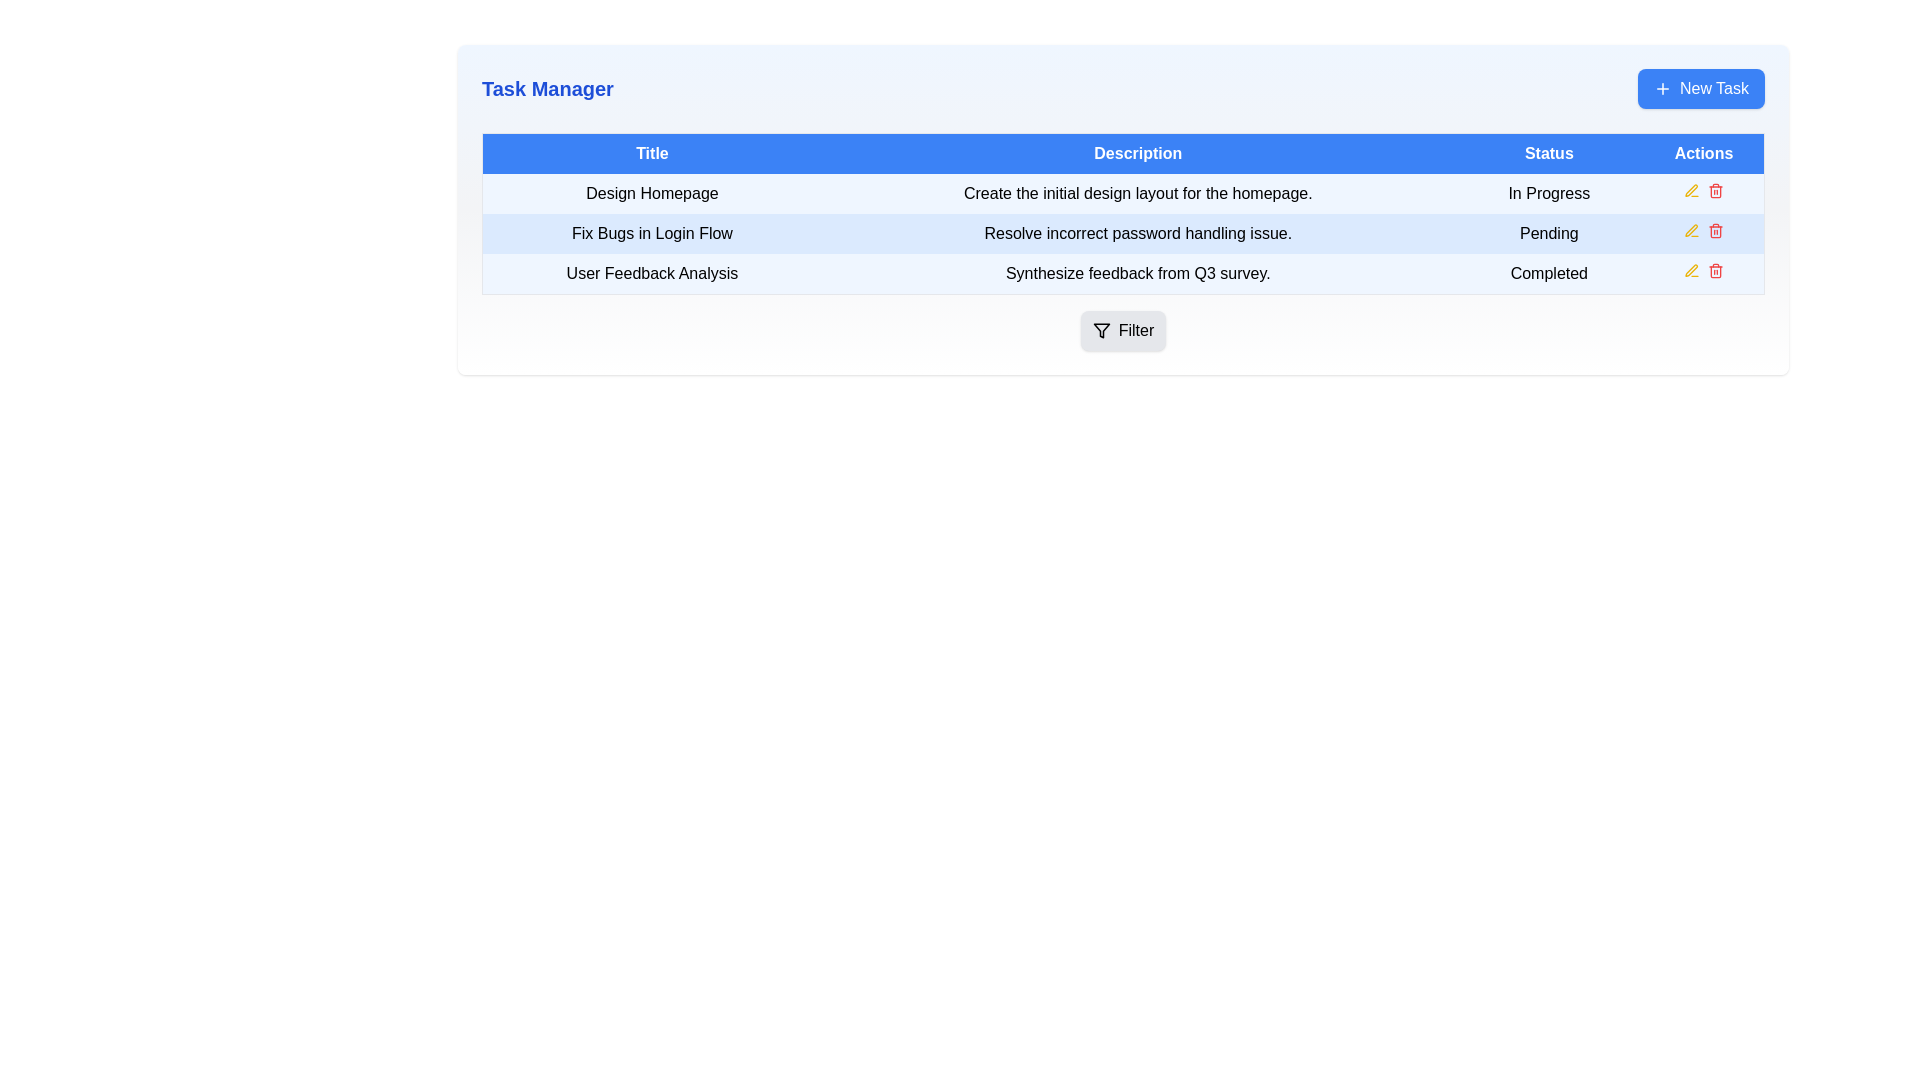 The height and width of the screenshot is (1080, 1920). Describe the element at coordinates (1662, 87) in the screenshot. I see `the '+' icon located on the top-right corner of the interface within the 'New Task' button to trigger tooltips or visual feedback` at that location.